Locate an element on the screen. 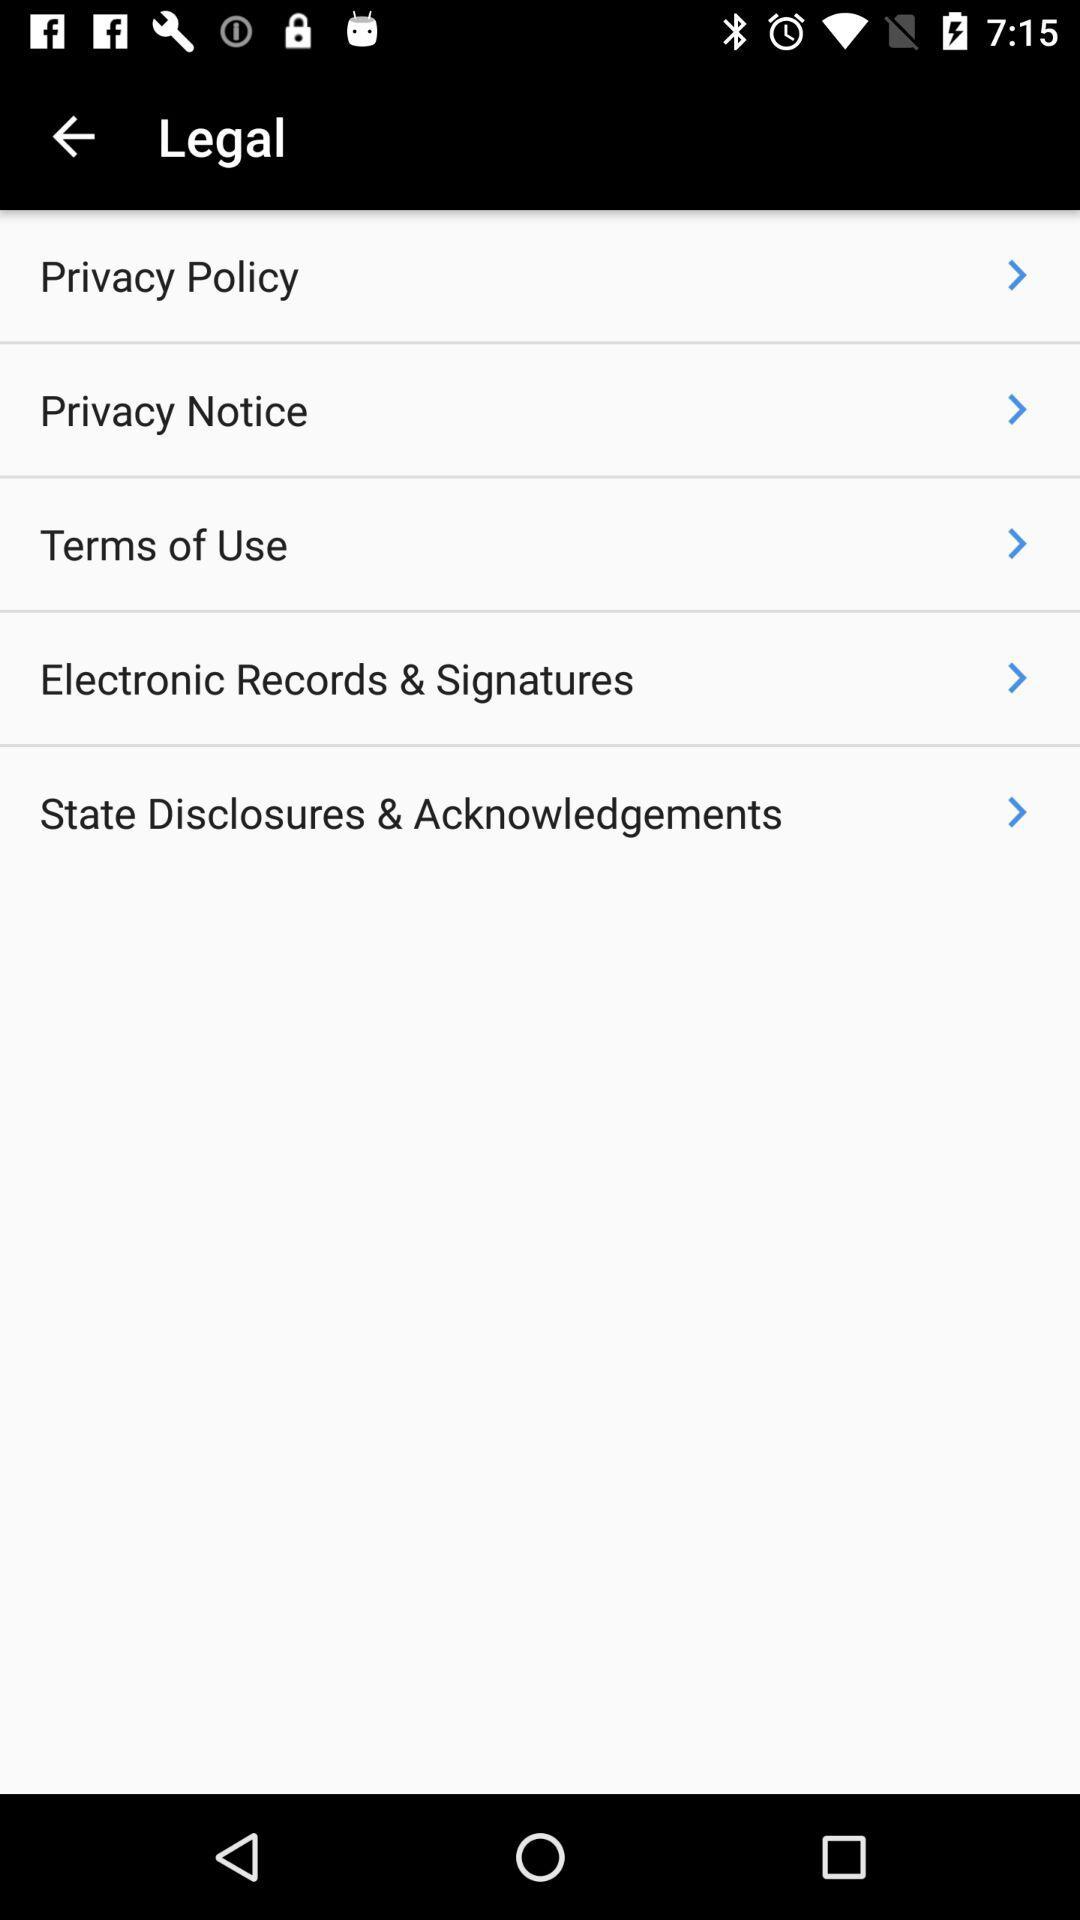 This screenshot has height=1920, width=1080. icon to the left of the legal item is located at coordinates (72, 135).